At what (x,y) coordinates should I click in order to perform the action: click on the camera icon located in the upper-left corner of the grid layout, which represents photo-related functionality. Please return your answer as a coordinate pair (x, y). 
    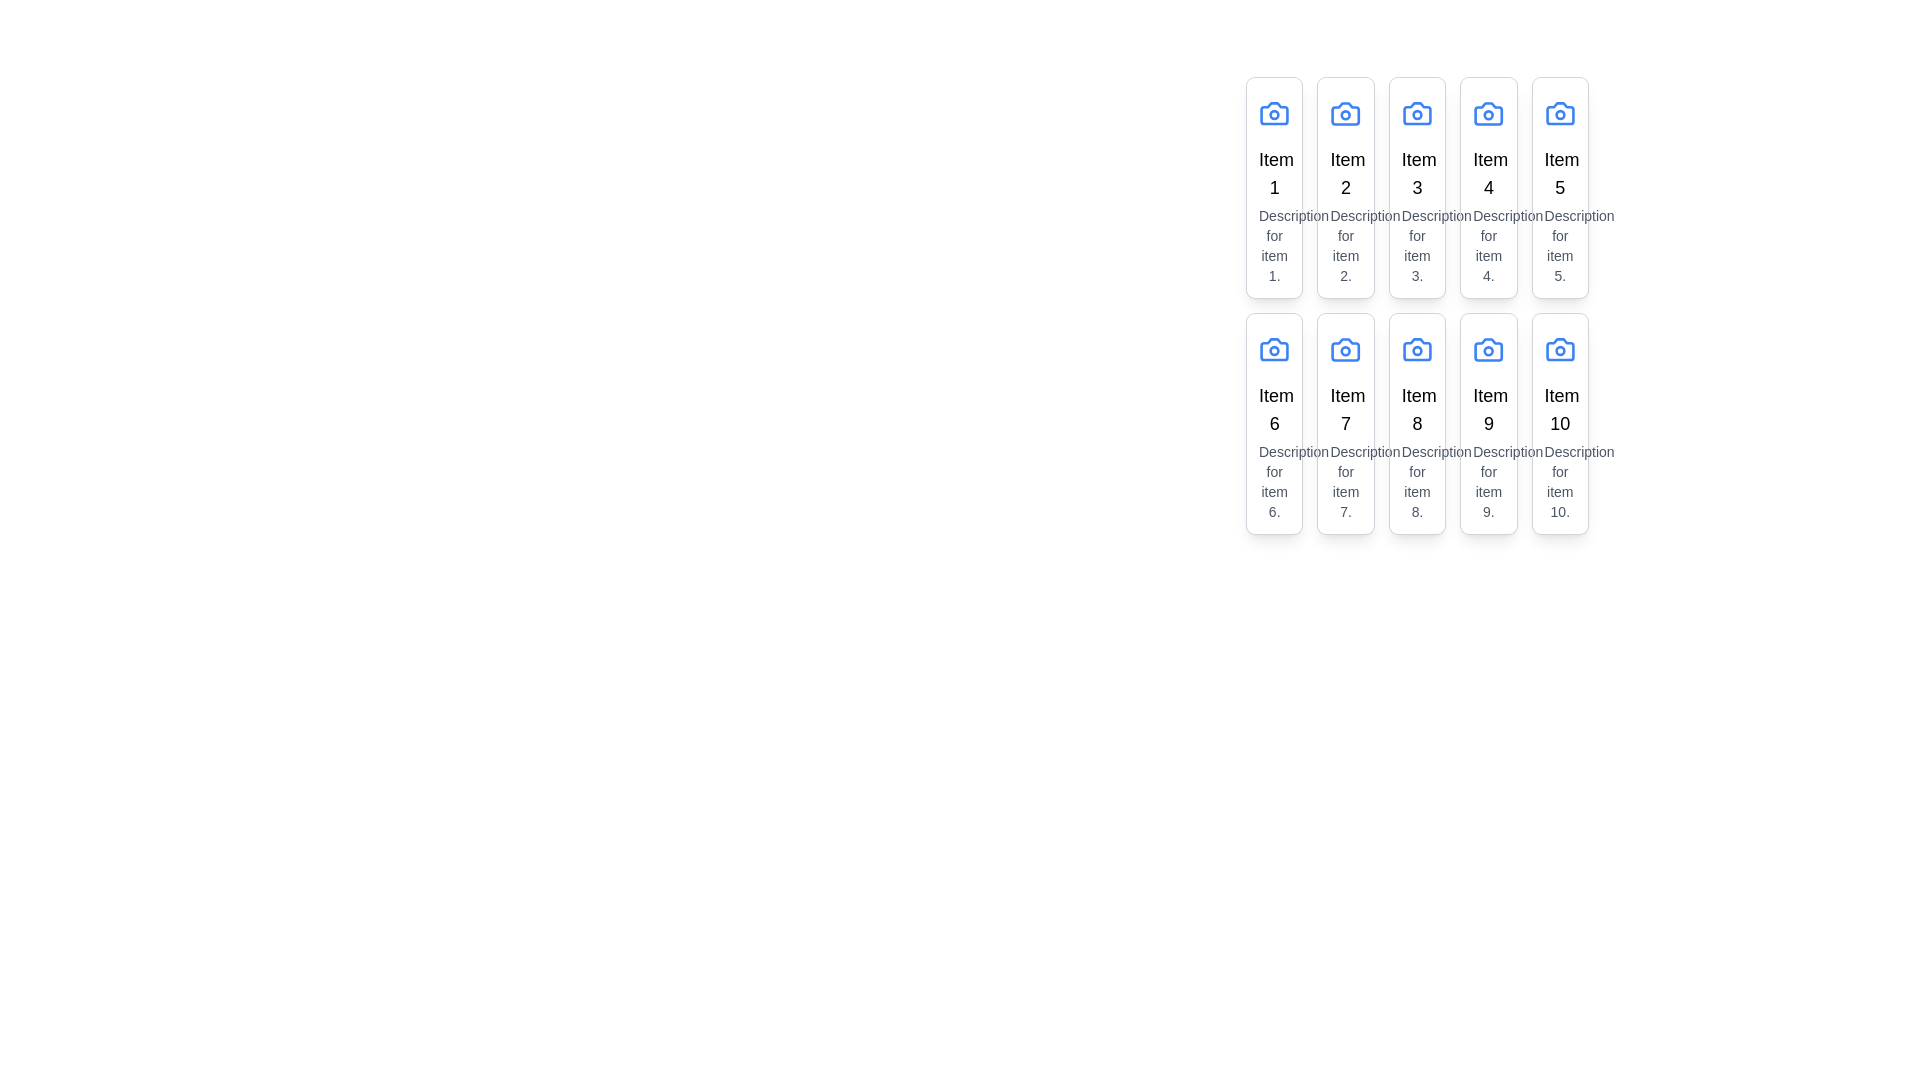
    Looking at the image, I should click on (1273, 114).